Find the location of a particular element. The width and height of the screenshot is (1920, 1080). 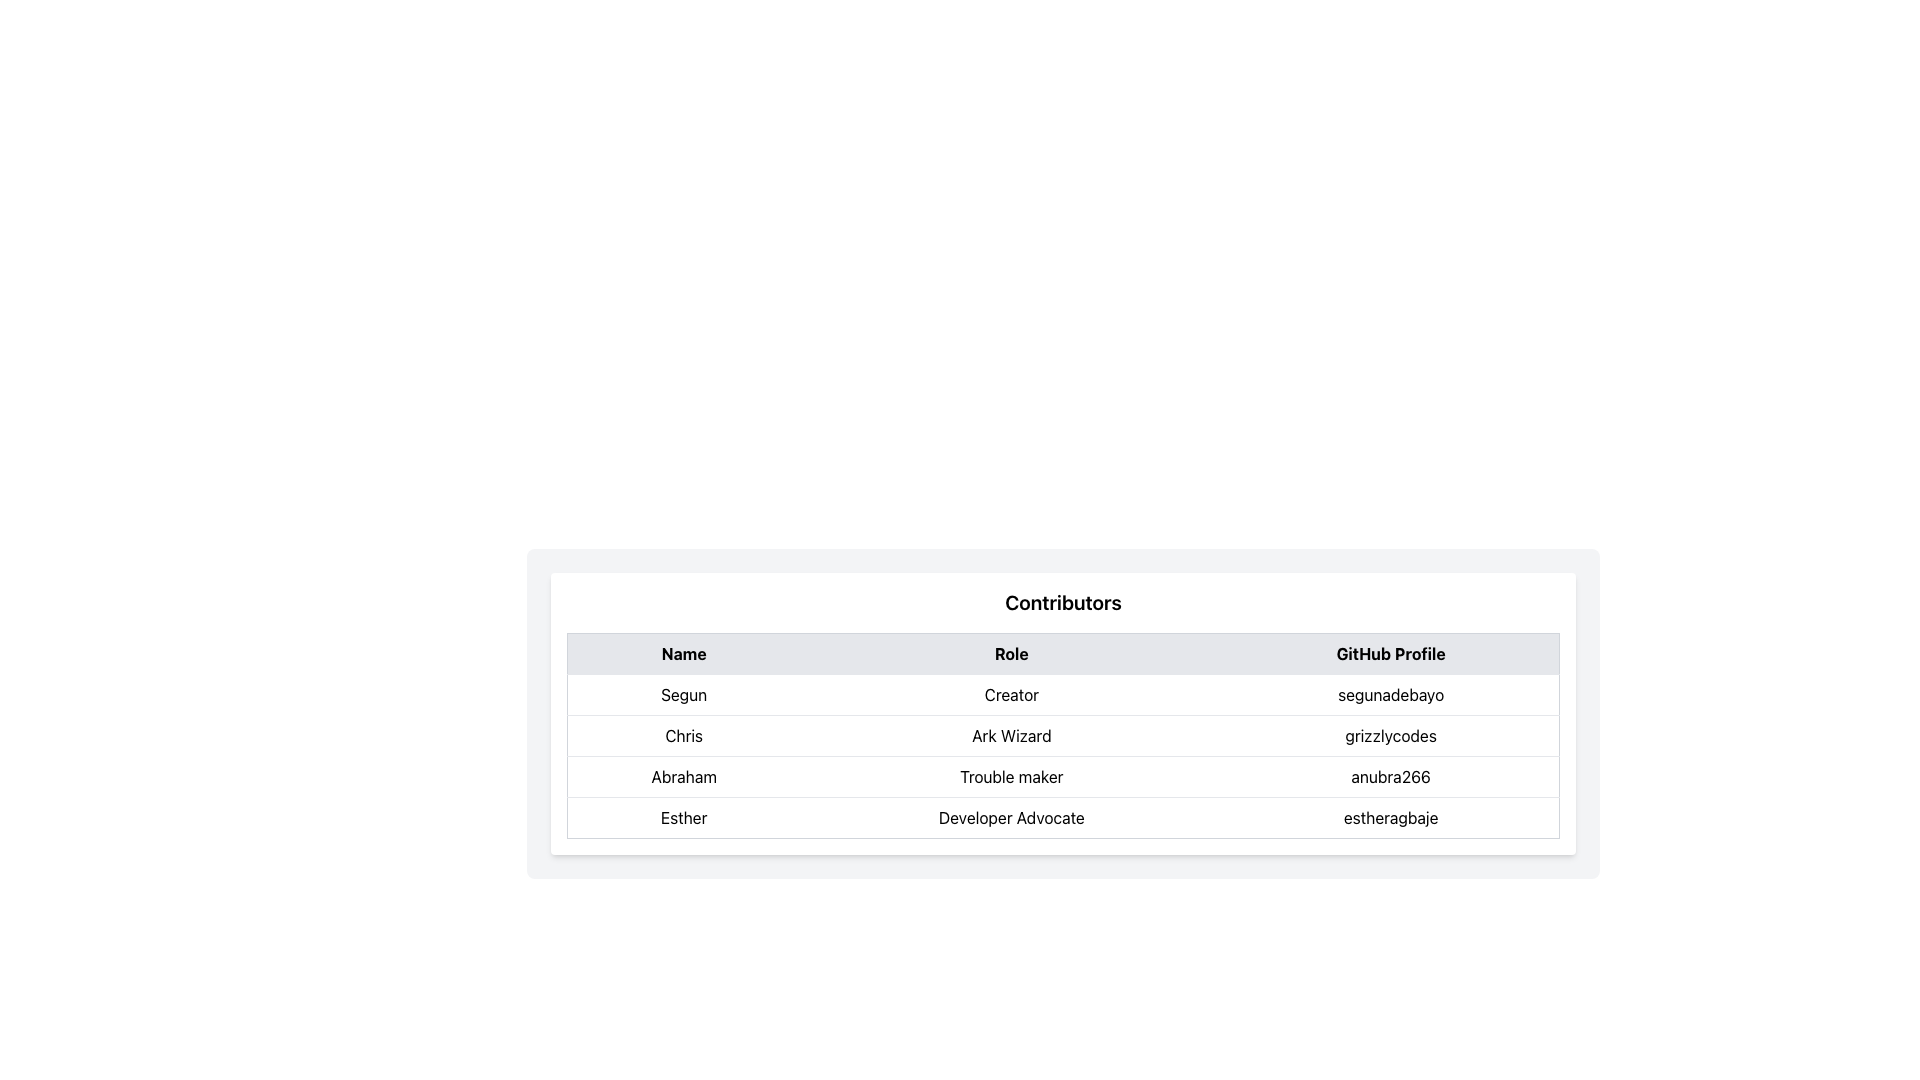

the section of the second row in the Contributors table that displays information about the contributor named 'Chris', who is the 'Ark Wizard' and has the profile 'grizzlycodes' is located at coordinates (1062, 736).